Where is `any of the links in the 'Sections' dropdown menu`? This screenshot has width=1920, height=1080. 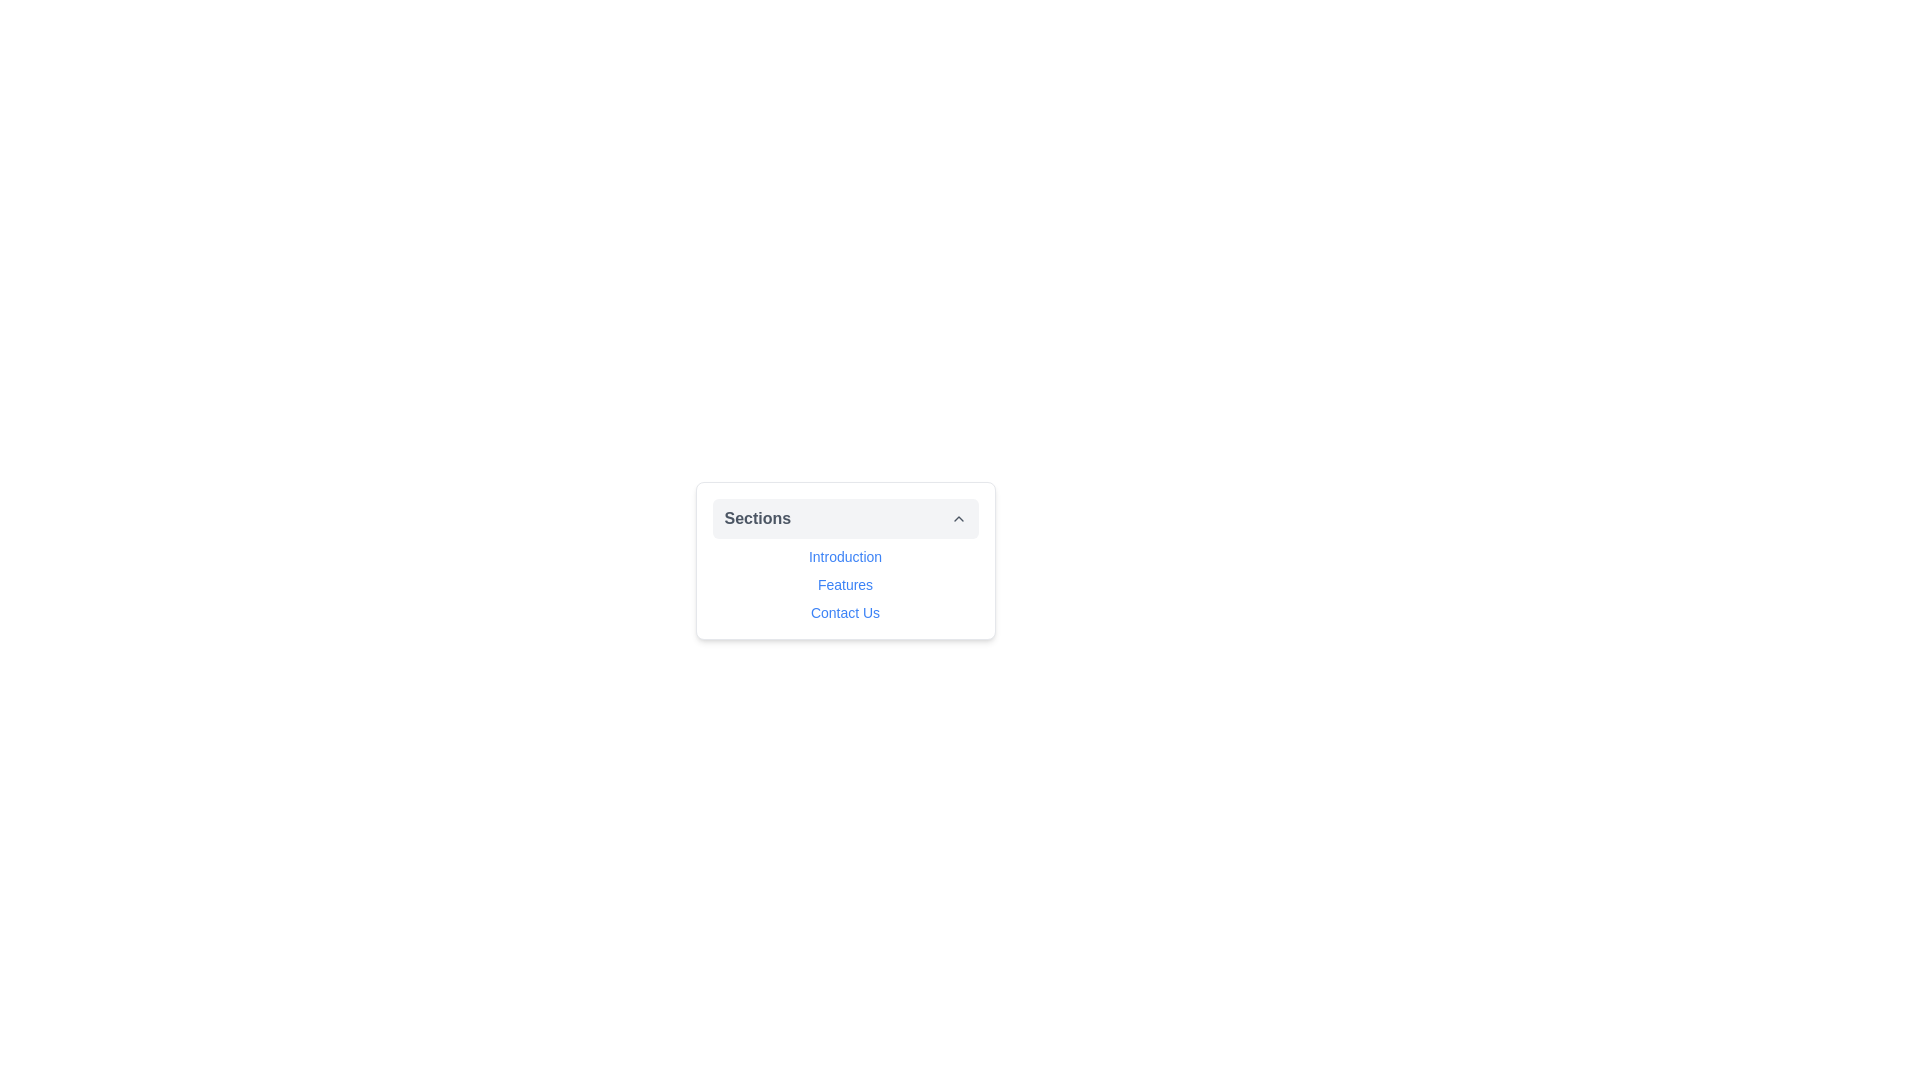 any of the links in the 'Sections' dropdown menu is located at coordinates (845, 560).